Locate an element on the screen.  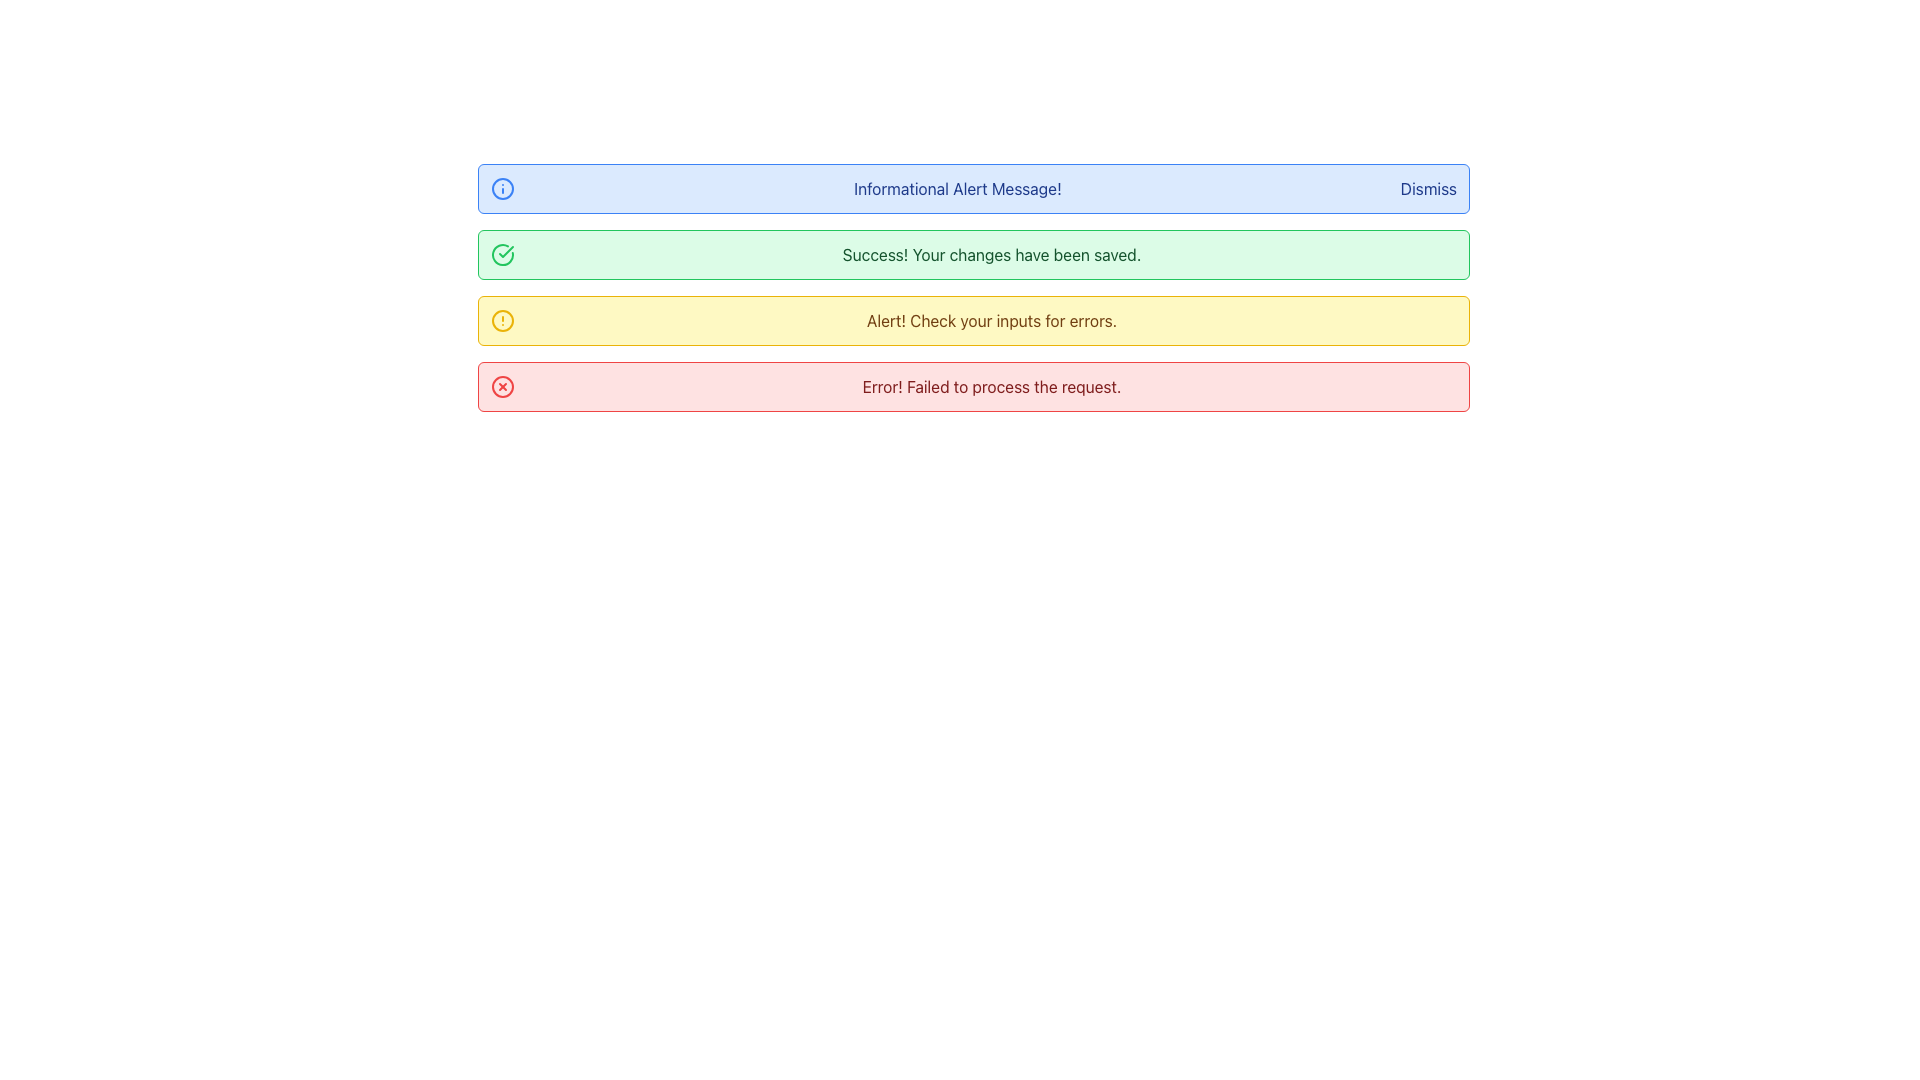
the static text element that conveys confirmation of a successful action, which is located within a green notification box, positioned to the right of a green checkmark icon is located at coordinates (992, 253).